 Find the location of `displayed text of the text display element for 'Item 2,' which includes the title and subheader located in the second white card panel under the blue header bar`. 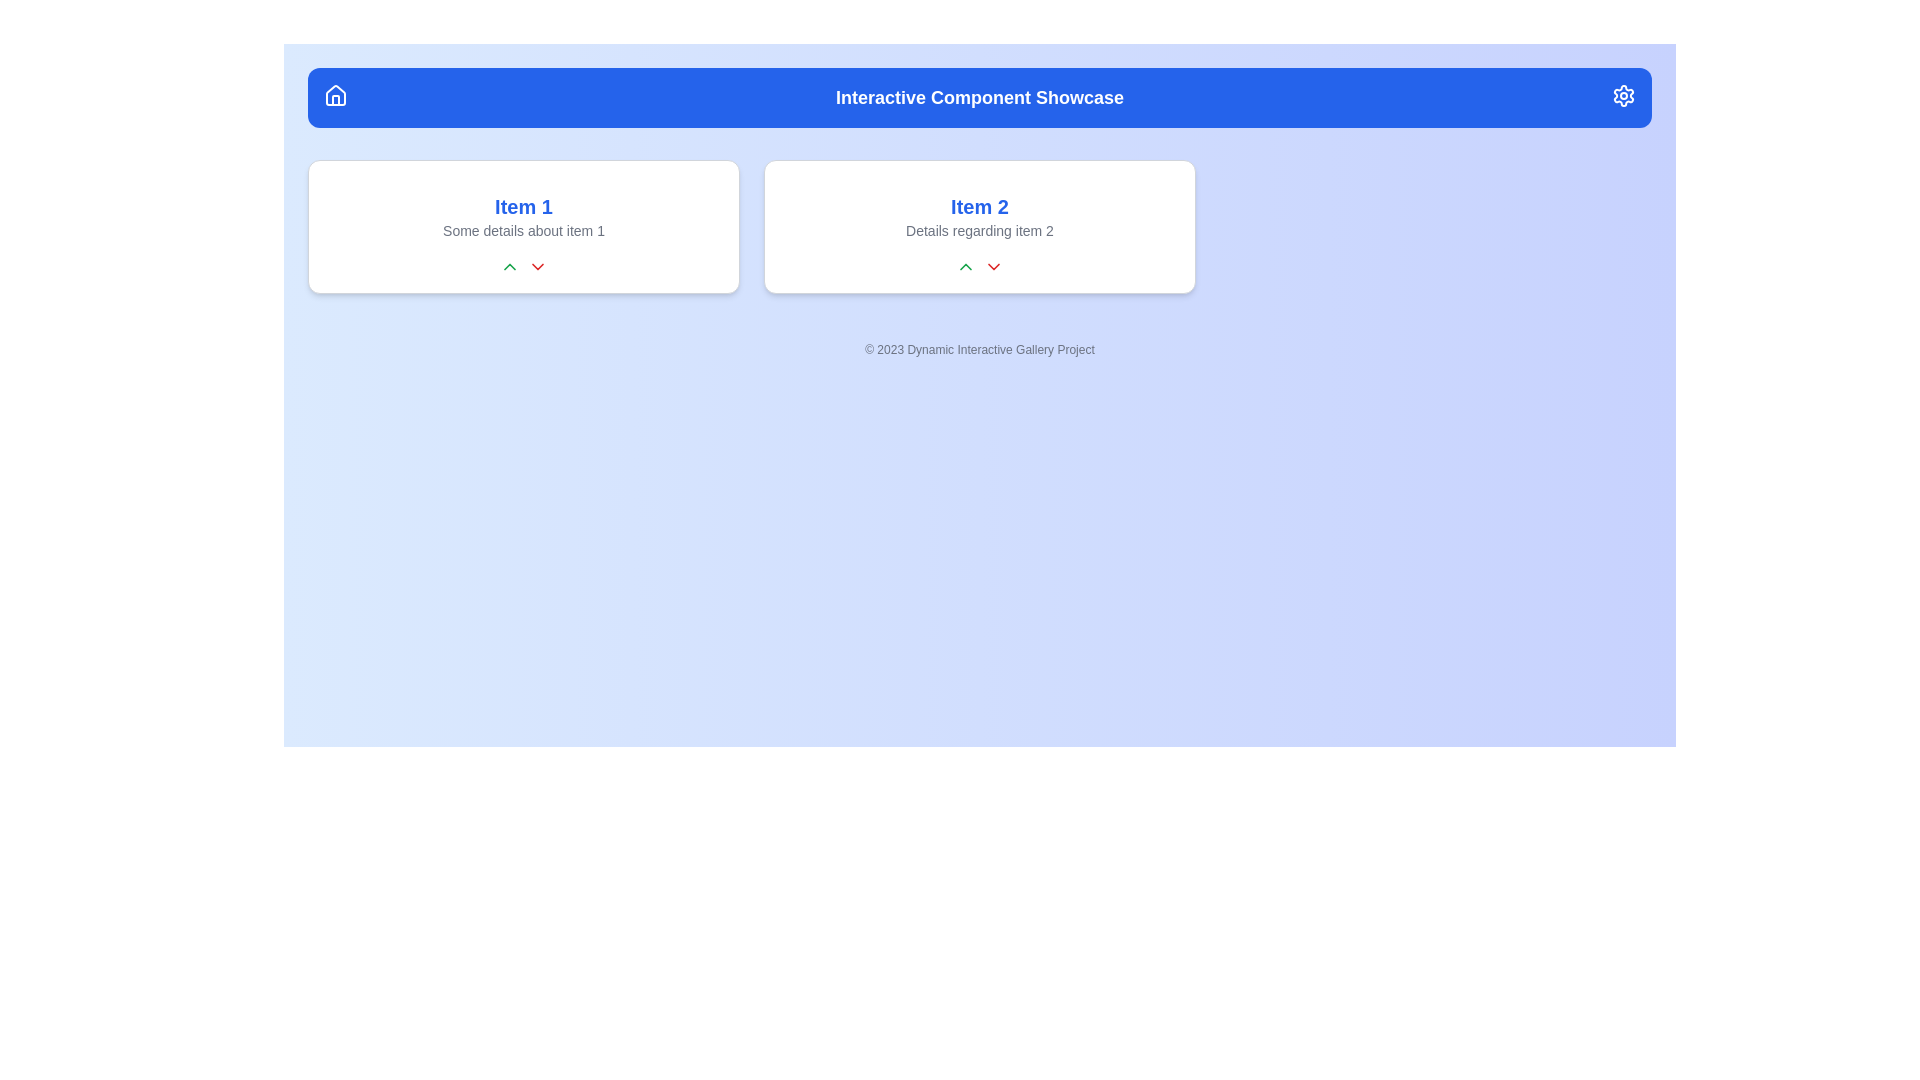

displayed text of the text display element for 'Item 2,' which includes the title and subheader located in the second white card panel under the blue header bar is located at coordinates (979, 216).